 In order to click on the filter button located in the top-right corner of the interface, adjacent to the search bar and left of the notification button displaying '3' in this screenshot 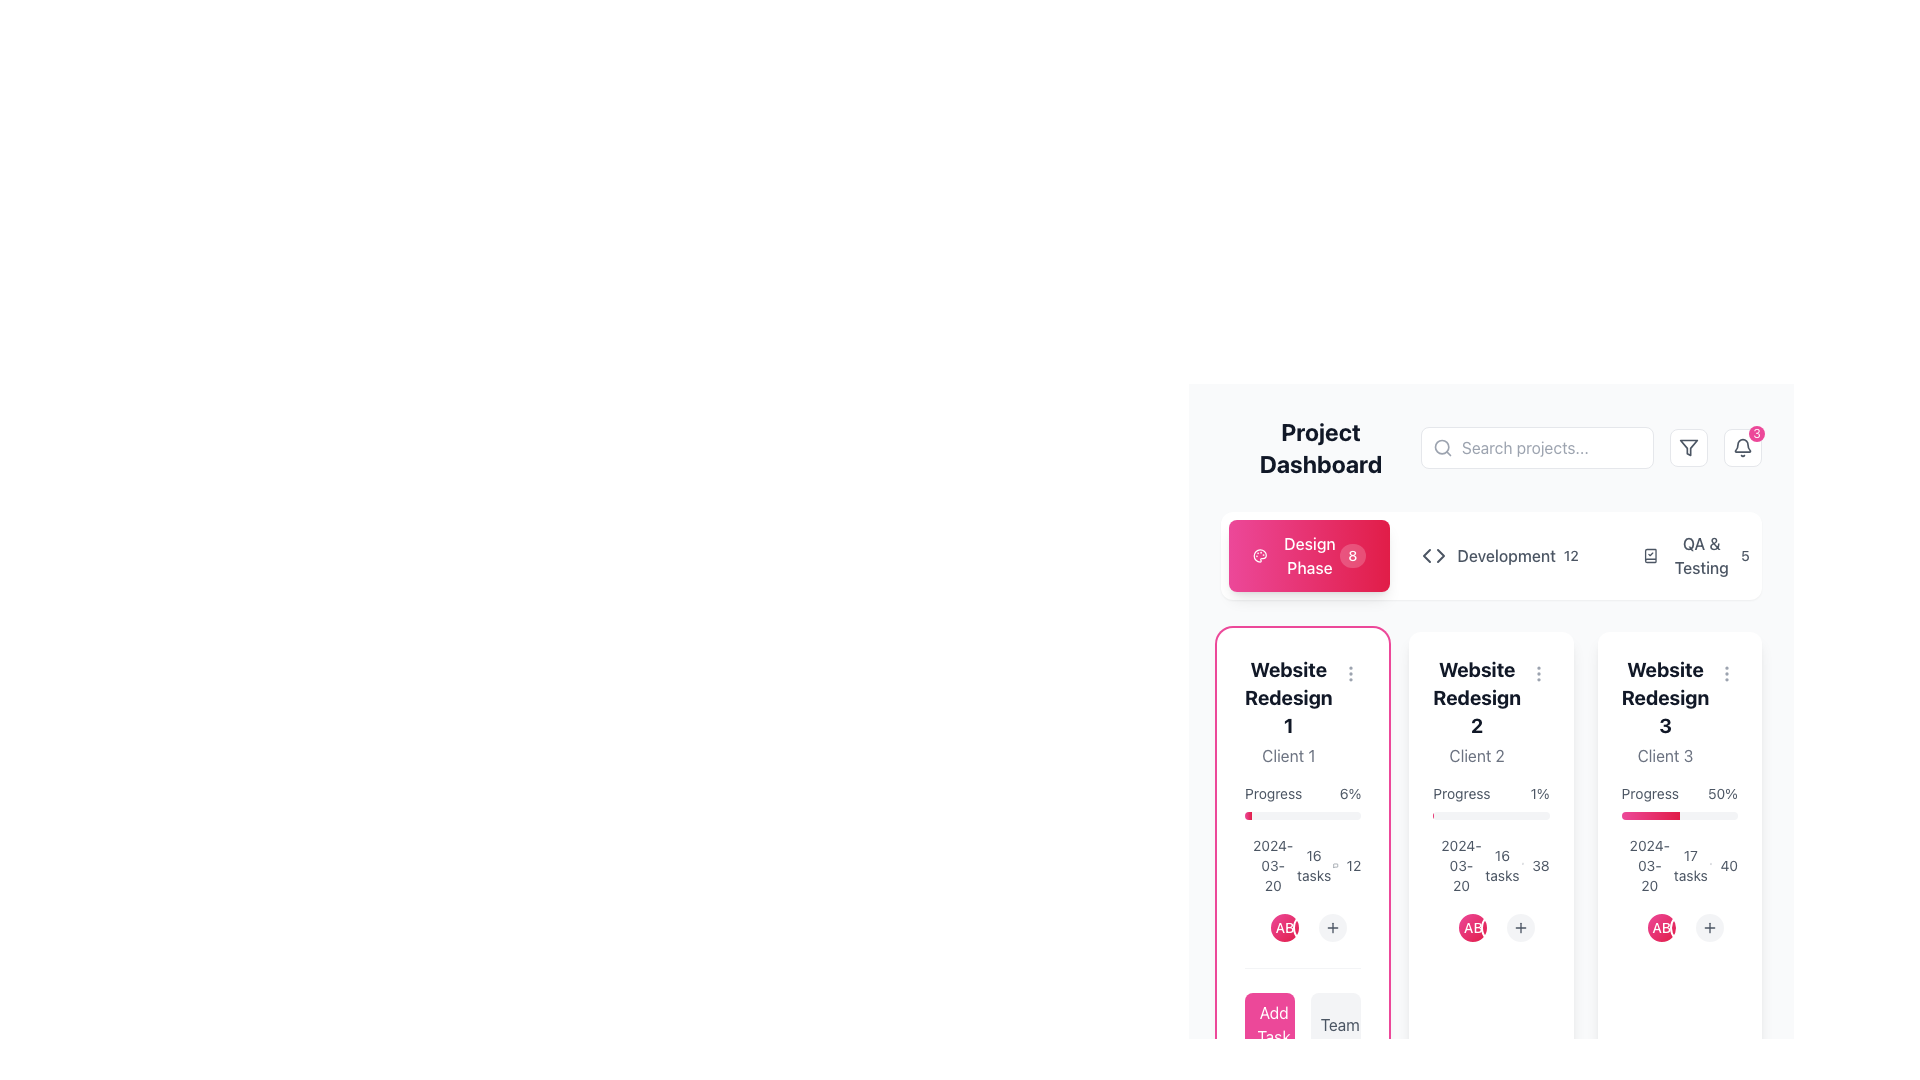, I will do `click(1688, 446)`.